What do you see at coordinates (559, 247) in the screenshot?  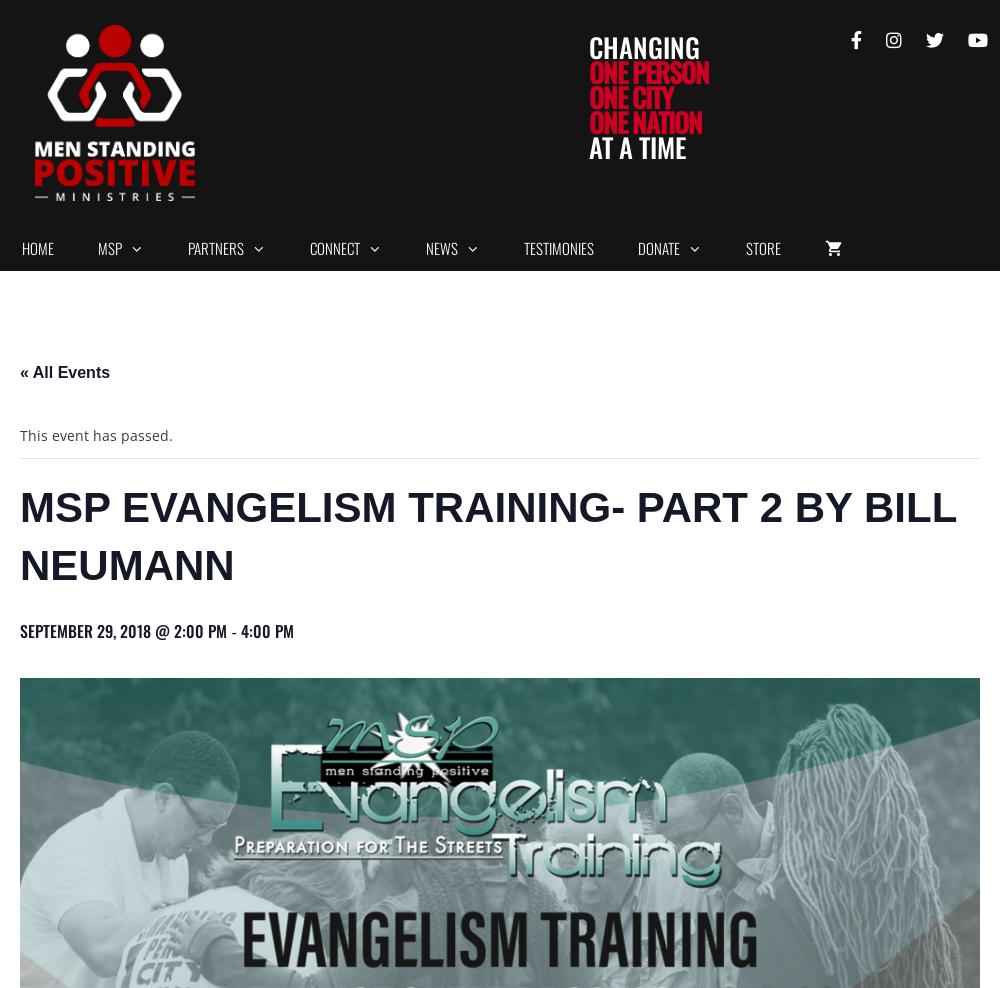 I see `'Testimonies'` at bounding box center [559, 247].